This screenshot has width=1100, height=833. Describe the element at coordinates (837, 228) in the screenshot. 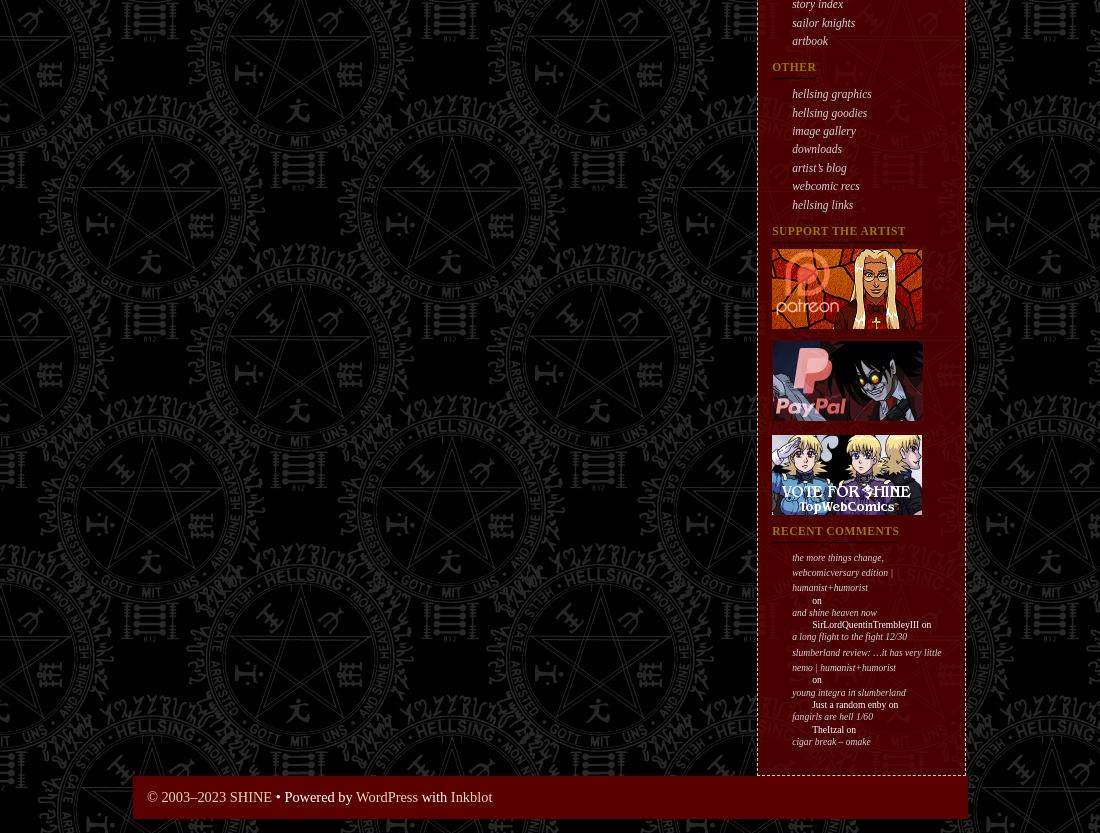

I see `'Support the Artist'` at that location.